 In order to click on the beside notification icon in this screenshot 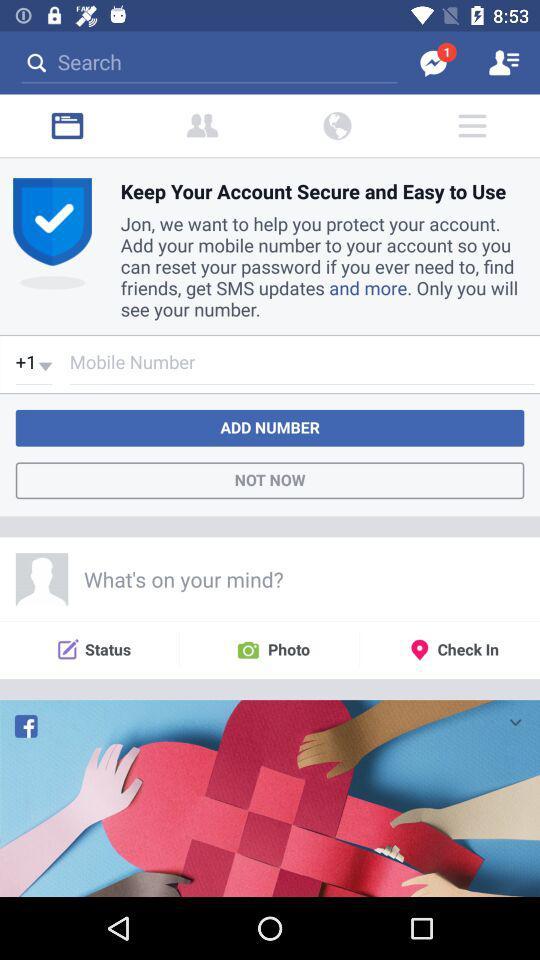, I will do `click(202, 125)`.